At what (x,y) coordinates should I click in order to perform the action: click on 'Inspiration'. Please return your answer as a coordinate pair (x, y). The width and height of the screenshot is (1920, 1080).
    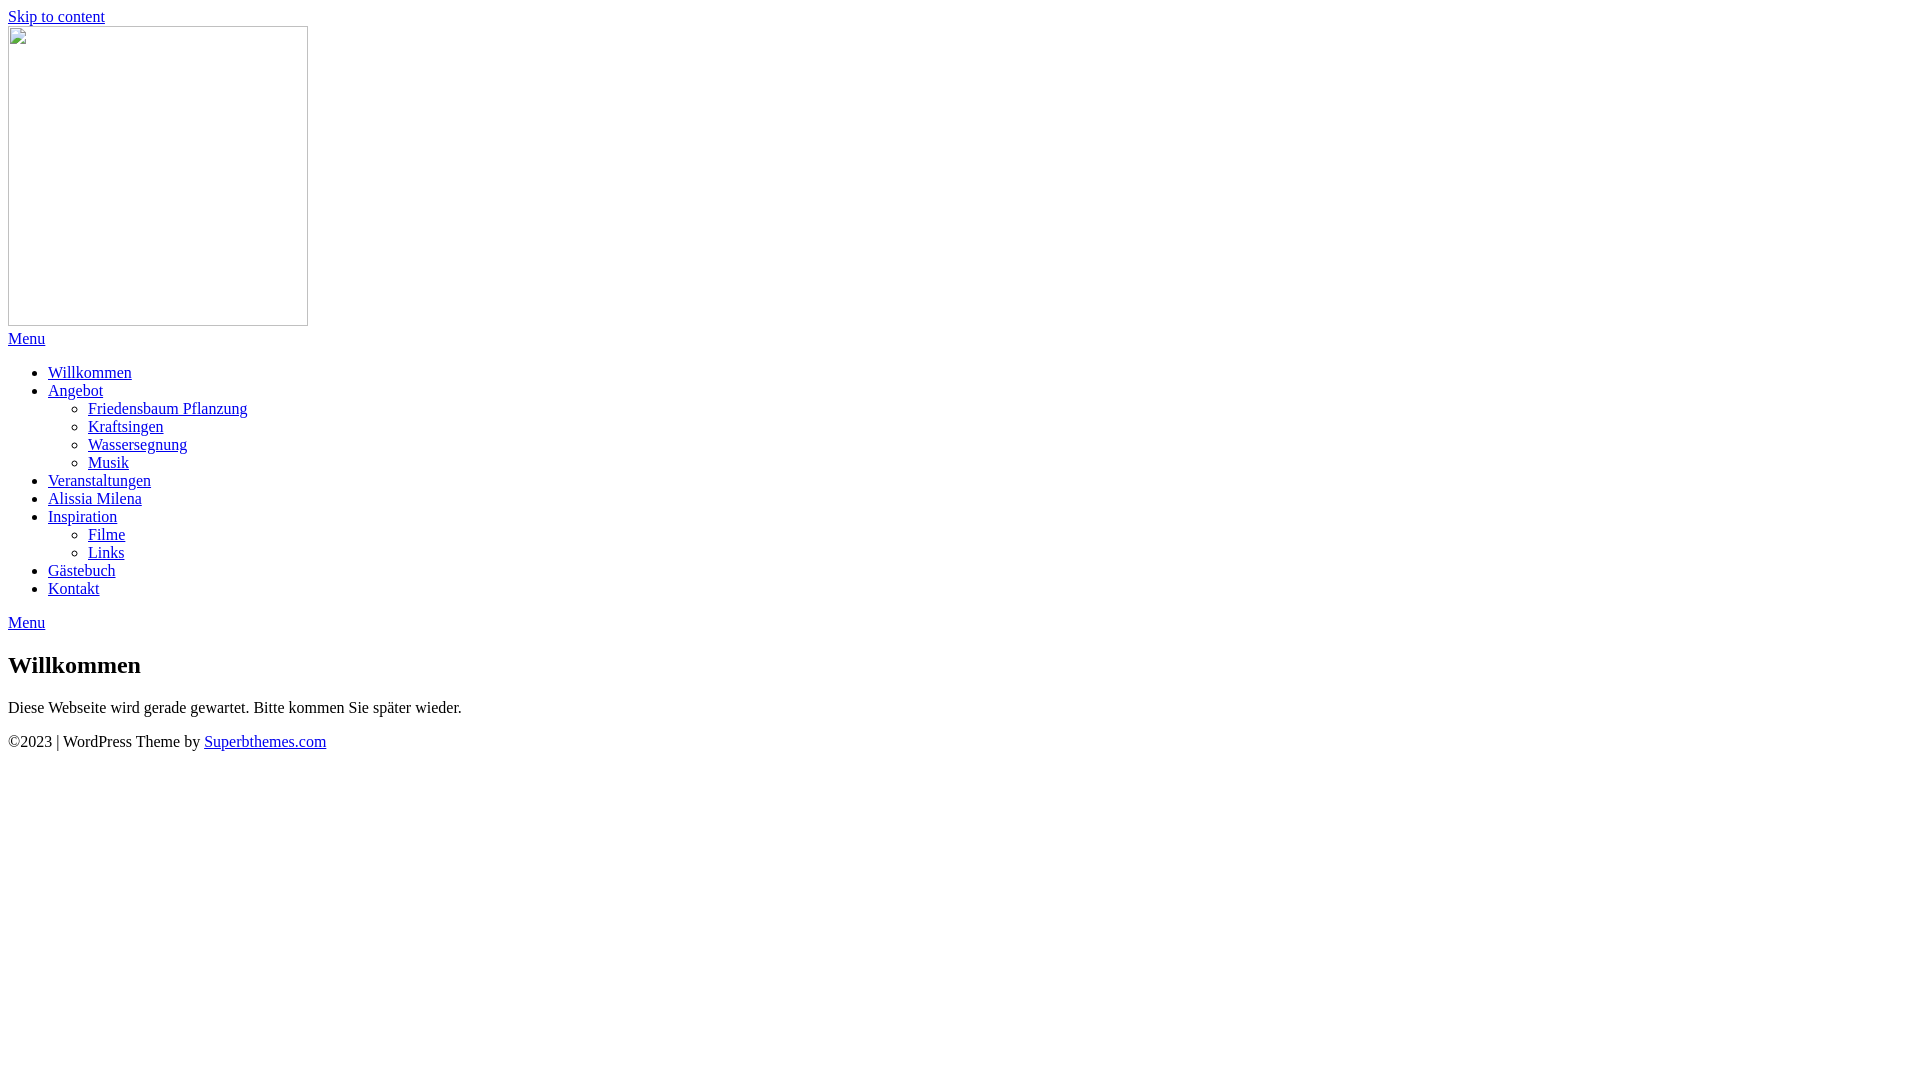
    Looking at the image, I should click on (81, 515).